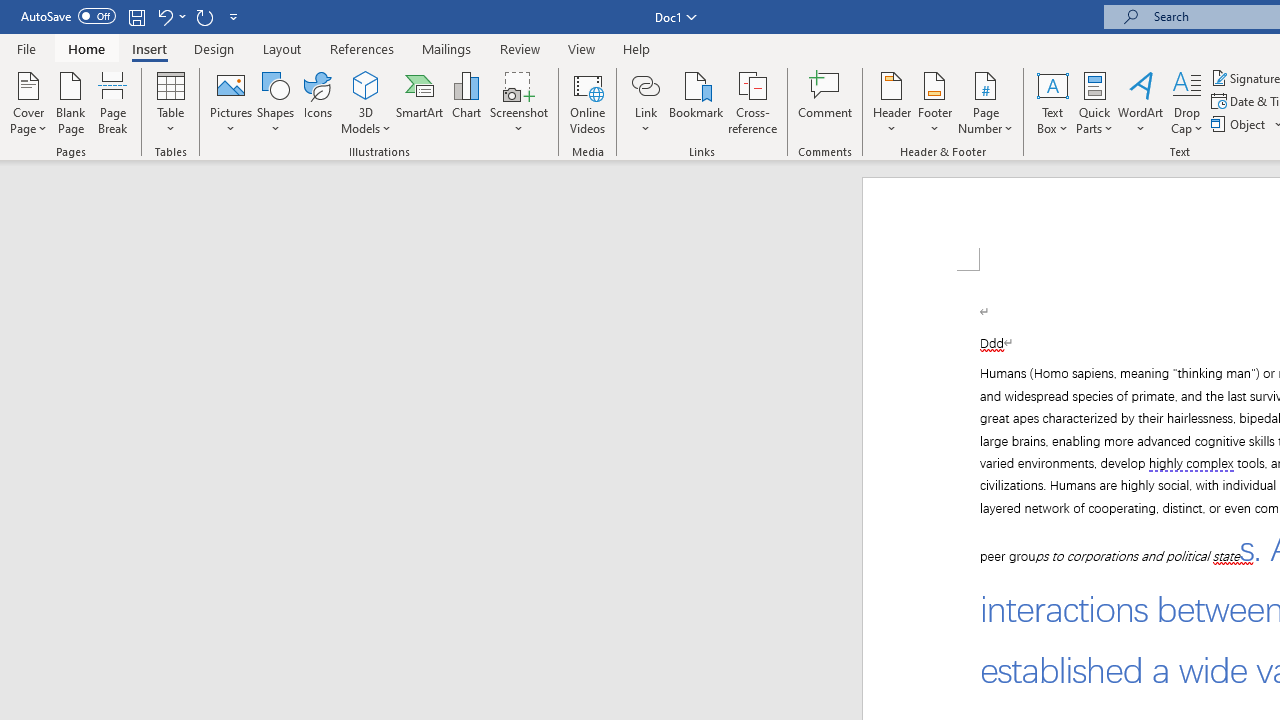 The width and height of the screenshot is (1280, 720). Describe the element at coordinates (1094, 103) in the screenshot. I see `'Quick Parts'` at that location.